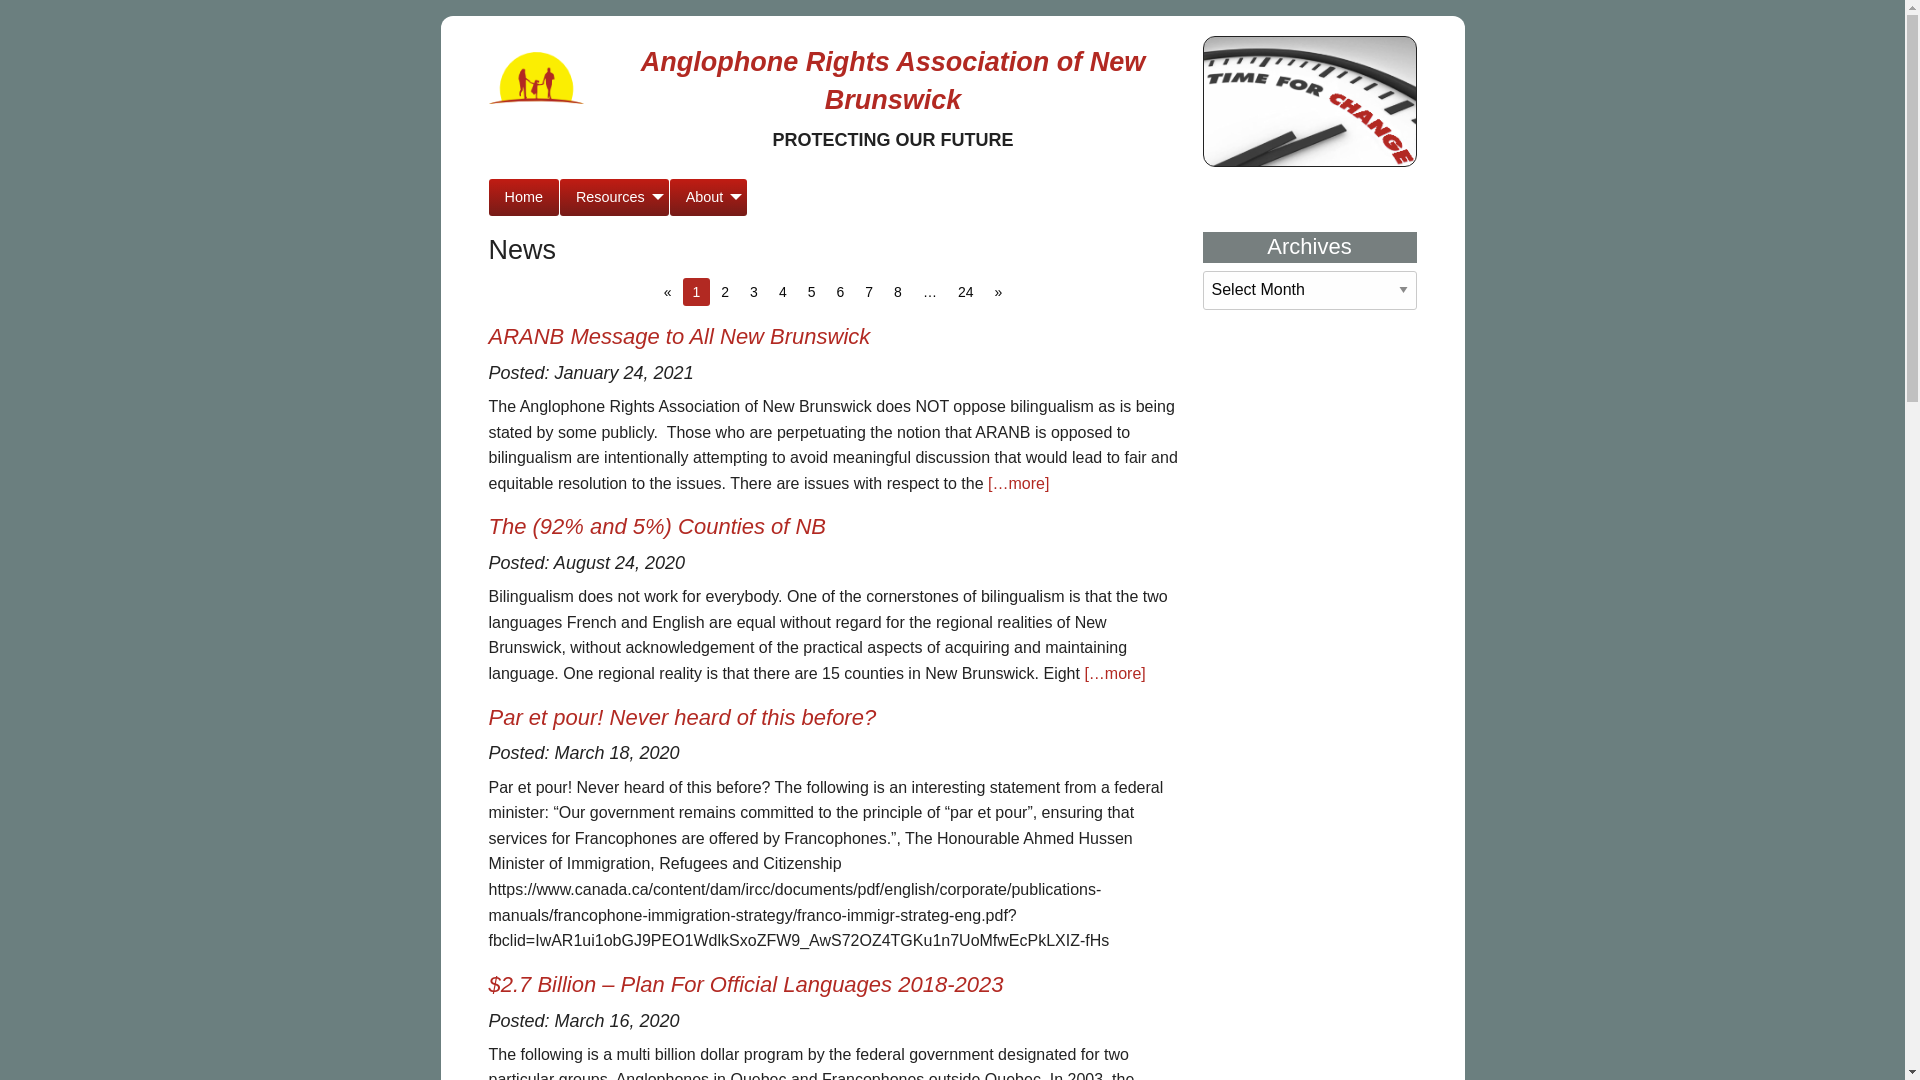 The image size is (1920, 1080). What do you see at coordinates (488, 197) in the screenshot?
I see `'Home'` at bounding box center [488, 197].